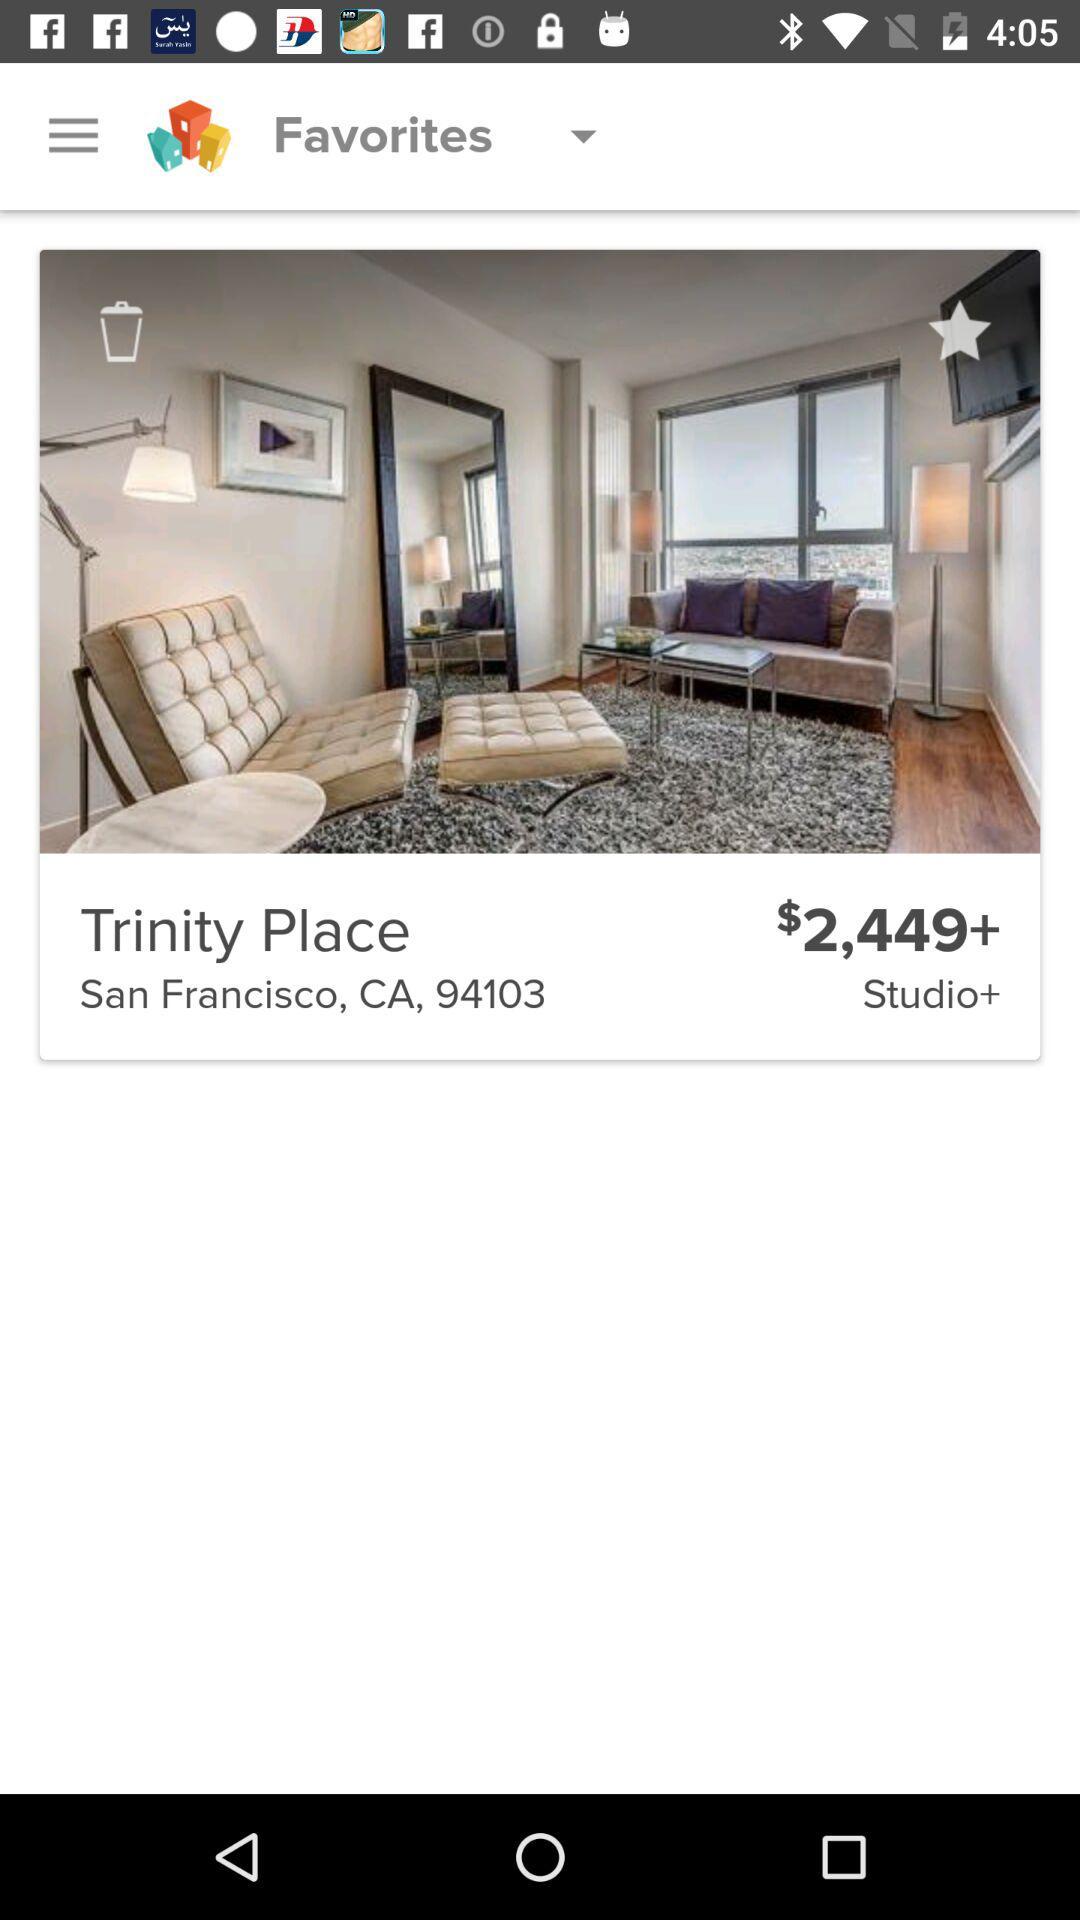  Describe the element at coordinates (121, 331) in the screenshot. I see `trash` at that location.